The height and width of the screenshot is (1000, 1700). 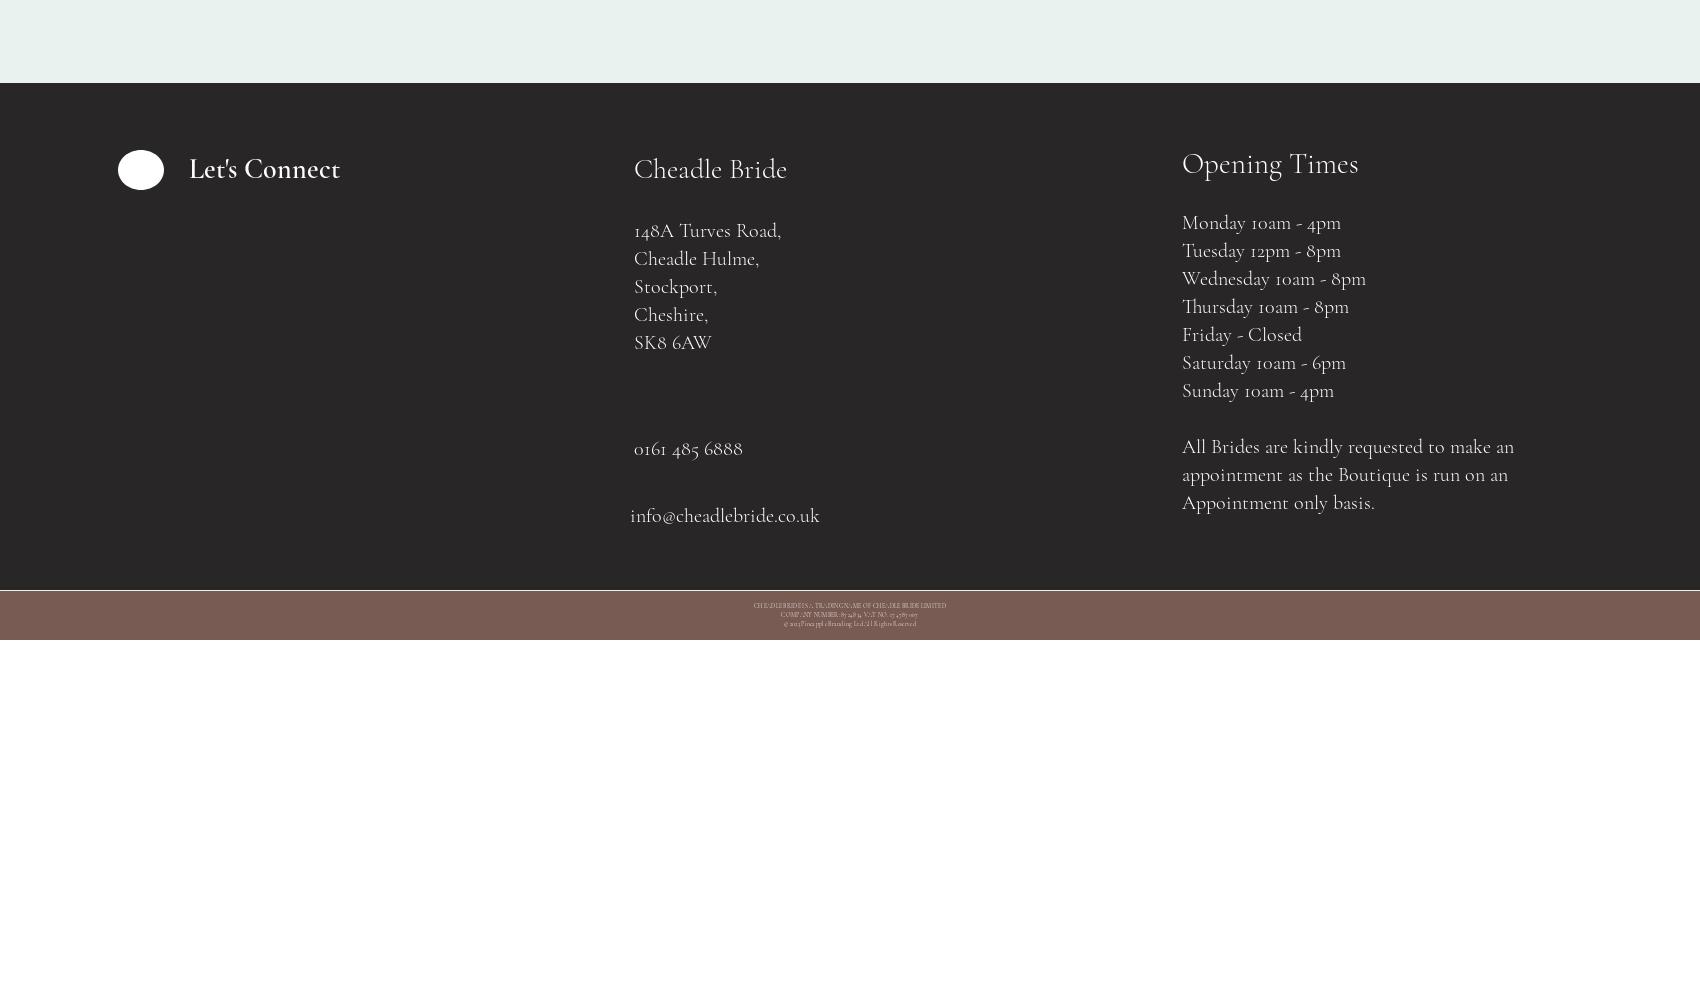 I want to click on 'Cheadle Bride', so click(x=709, y=169).